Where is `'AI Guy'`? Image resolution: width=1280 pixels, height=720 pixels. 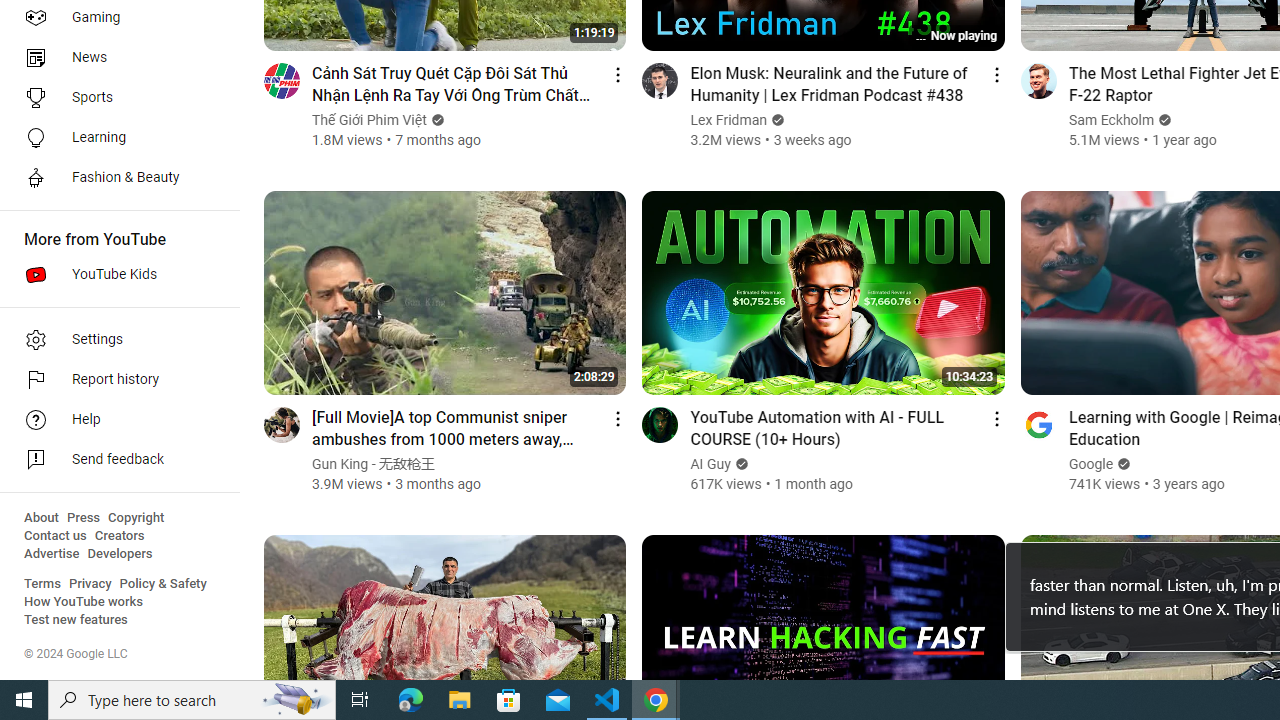 'AI Guy' is located at coordinates (711, 464).